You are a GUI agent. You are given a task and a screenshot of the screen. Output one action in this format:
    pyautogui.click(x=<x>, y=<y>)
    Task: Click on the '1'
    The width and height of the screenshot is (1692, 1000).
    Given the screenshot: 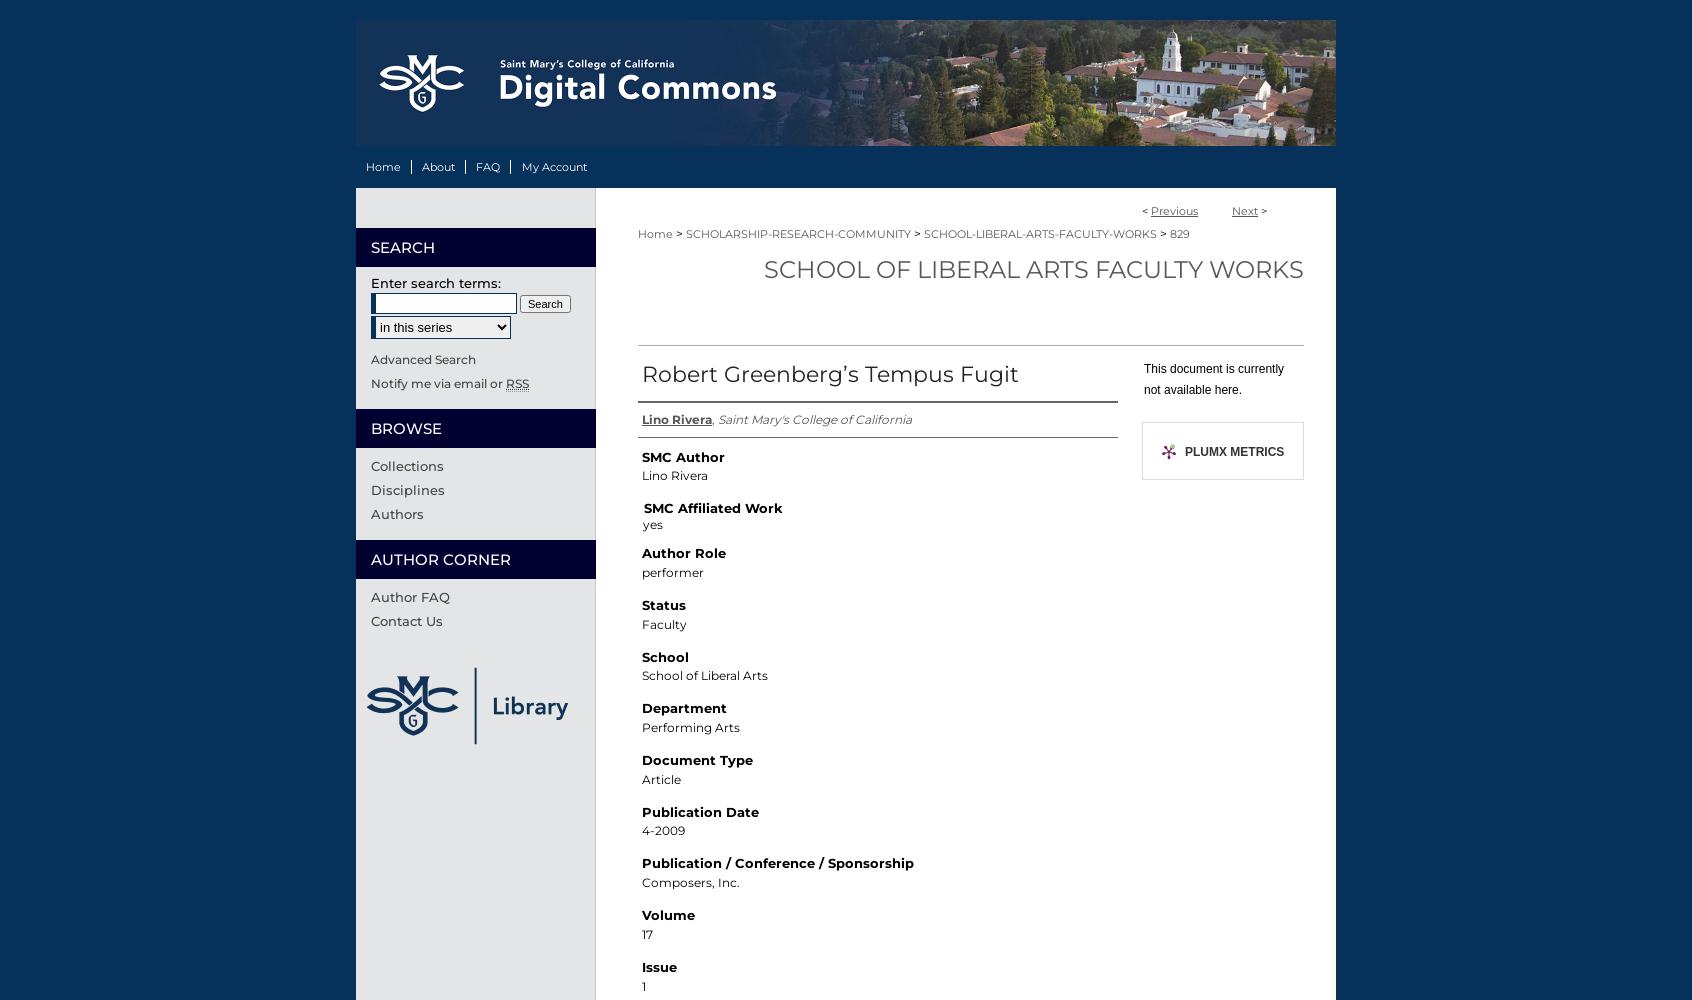 What is the action you would take?
    pyautogui.click(x=643, y=984)
    